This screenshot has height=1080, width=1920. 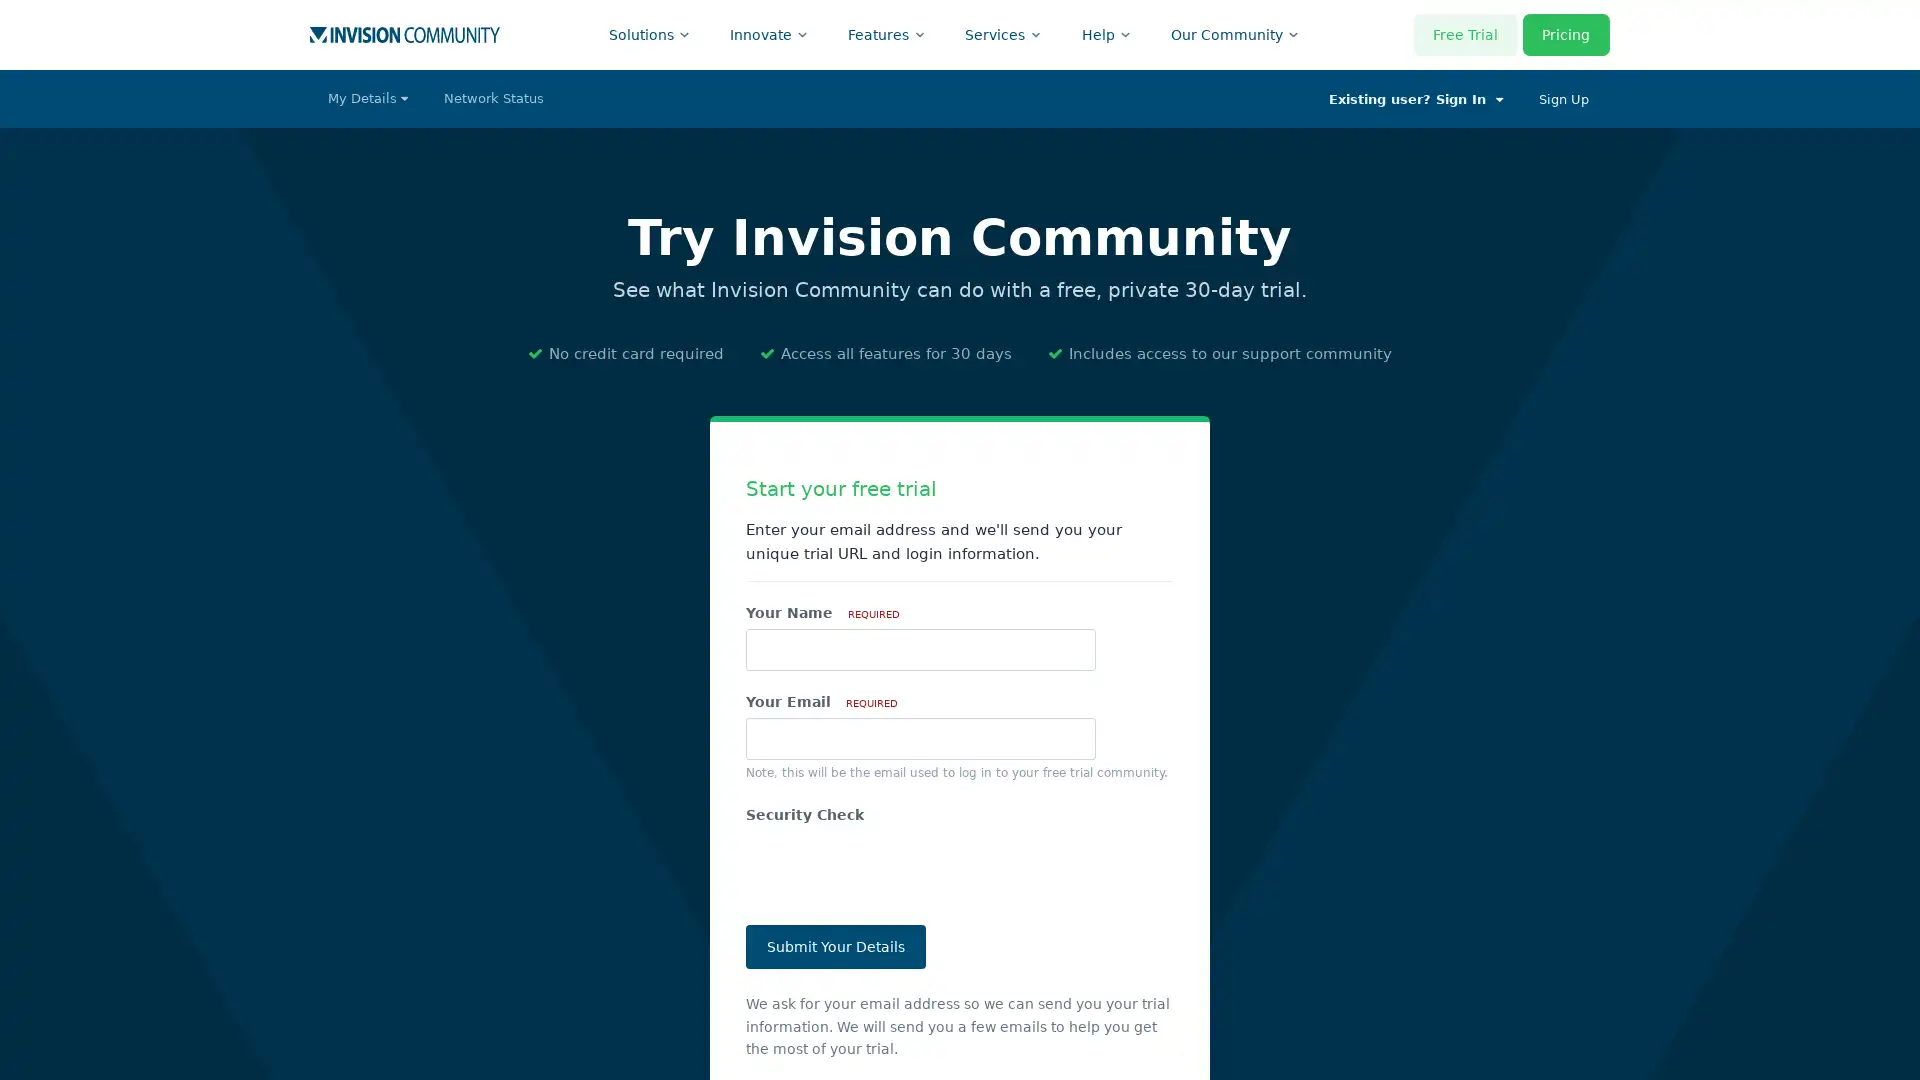 I want to click on Services, so click(x=1003, y=34).